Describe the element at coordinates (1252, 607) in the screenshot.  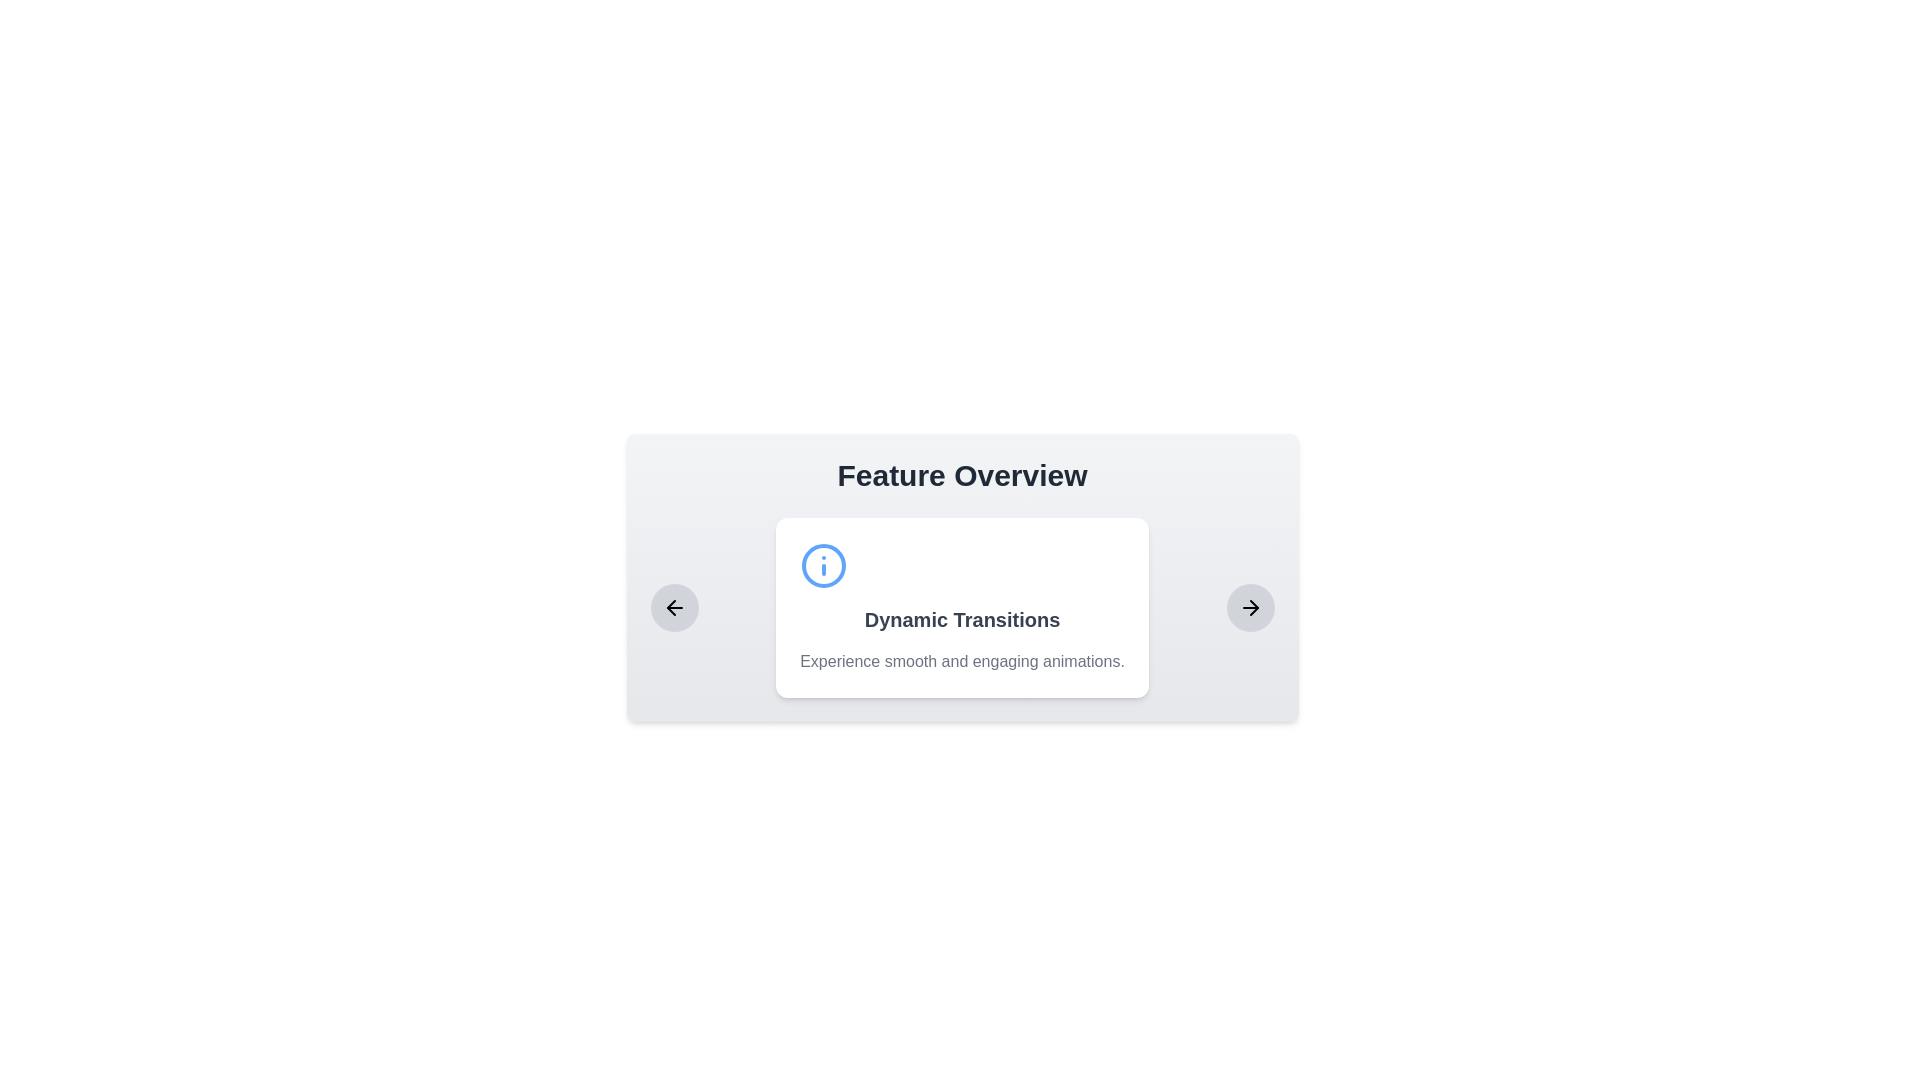
I see `the rightward-pointing arrow icon, which is a small triangular arrowhead with rounded ends` at that location.